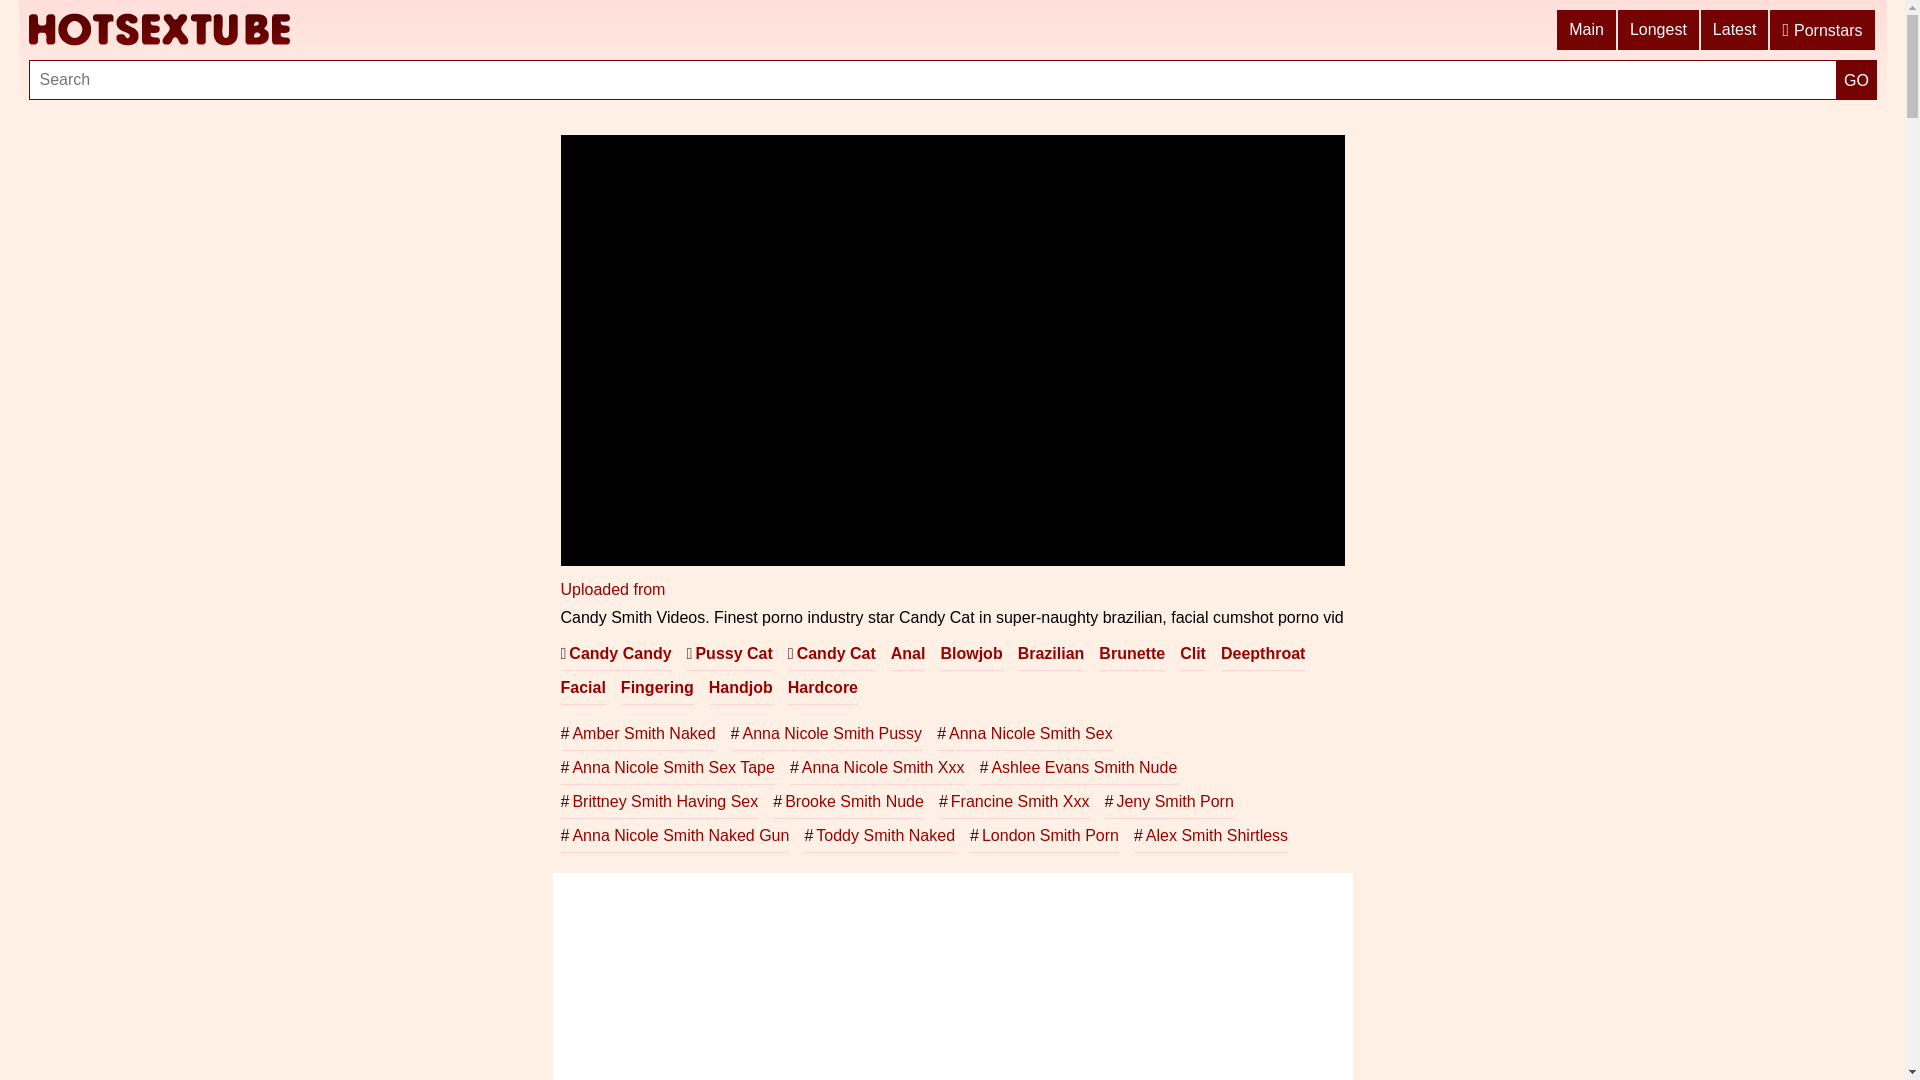  I want to click on 'Alex Smith Shirtless', so click(1209, 836).